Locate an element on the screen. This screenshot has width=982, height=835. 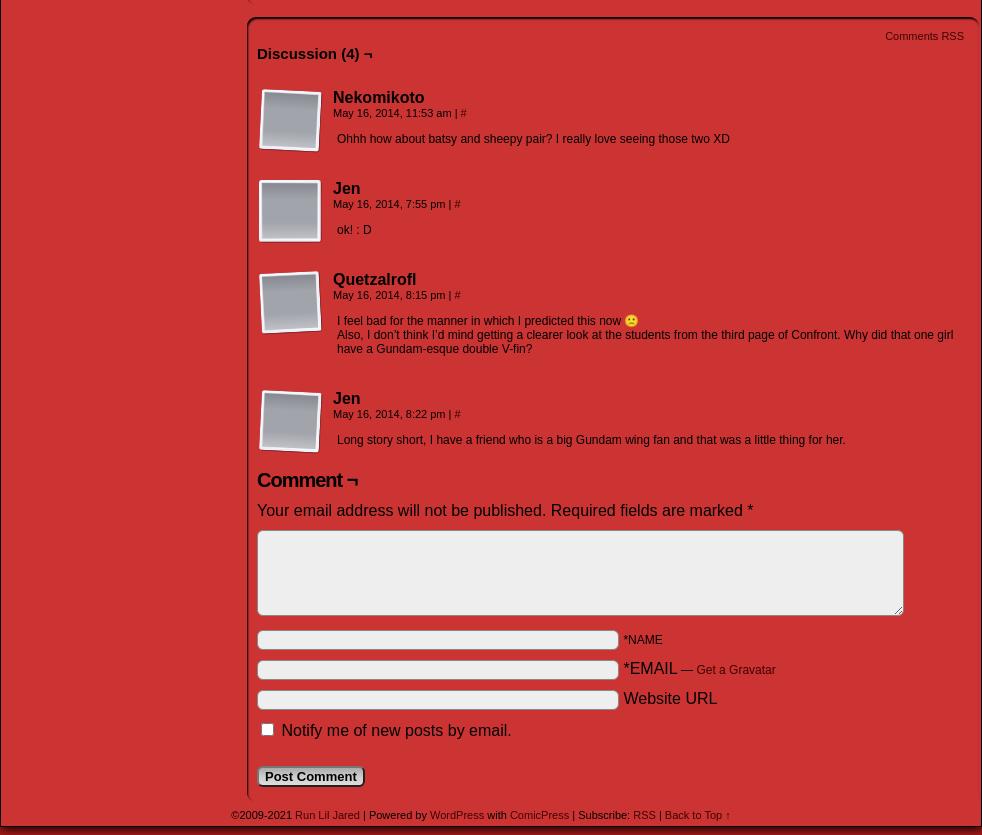
'Long story short, I have a friend who is a big Gundam wing fan and that was a little thing for her.' is located at coordinates (589, 437).